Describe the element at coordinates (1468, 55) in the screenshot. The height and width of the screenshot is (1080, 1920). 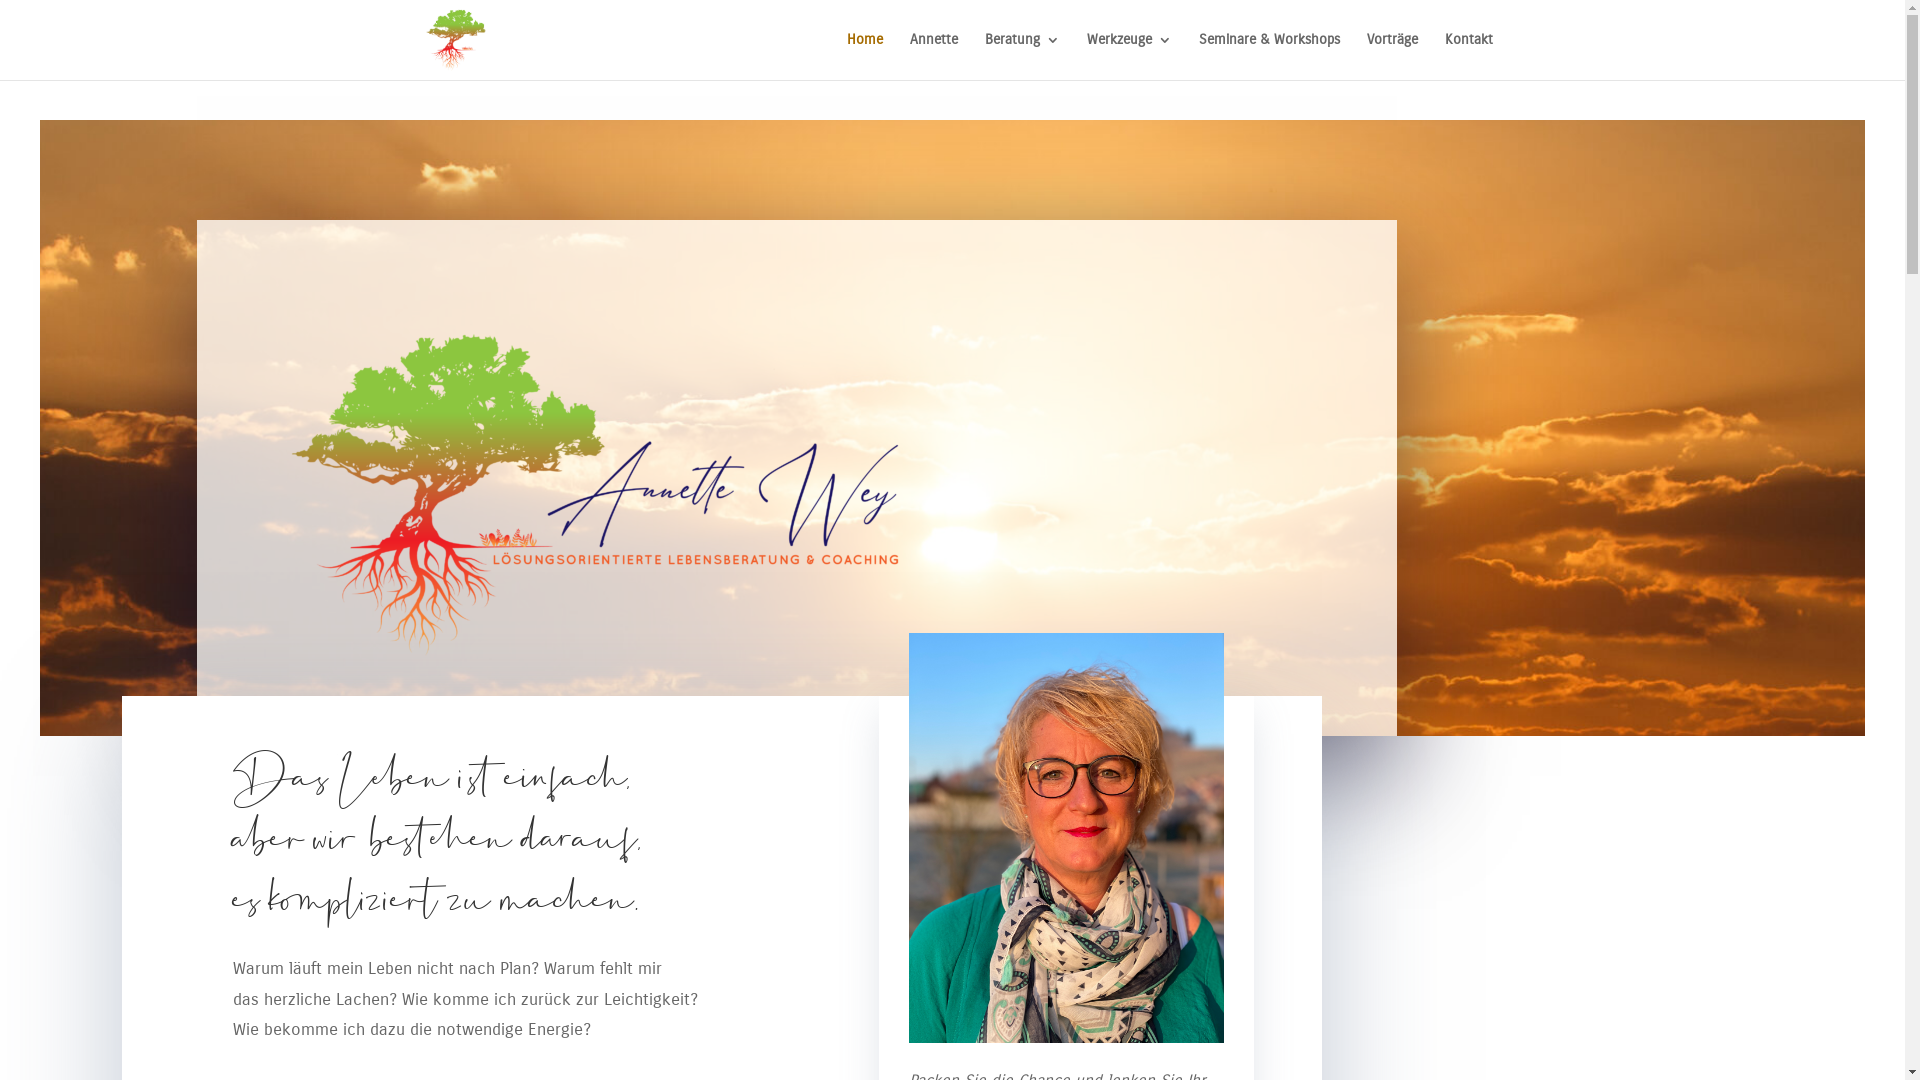
I see `'Kontakt'` at that location.